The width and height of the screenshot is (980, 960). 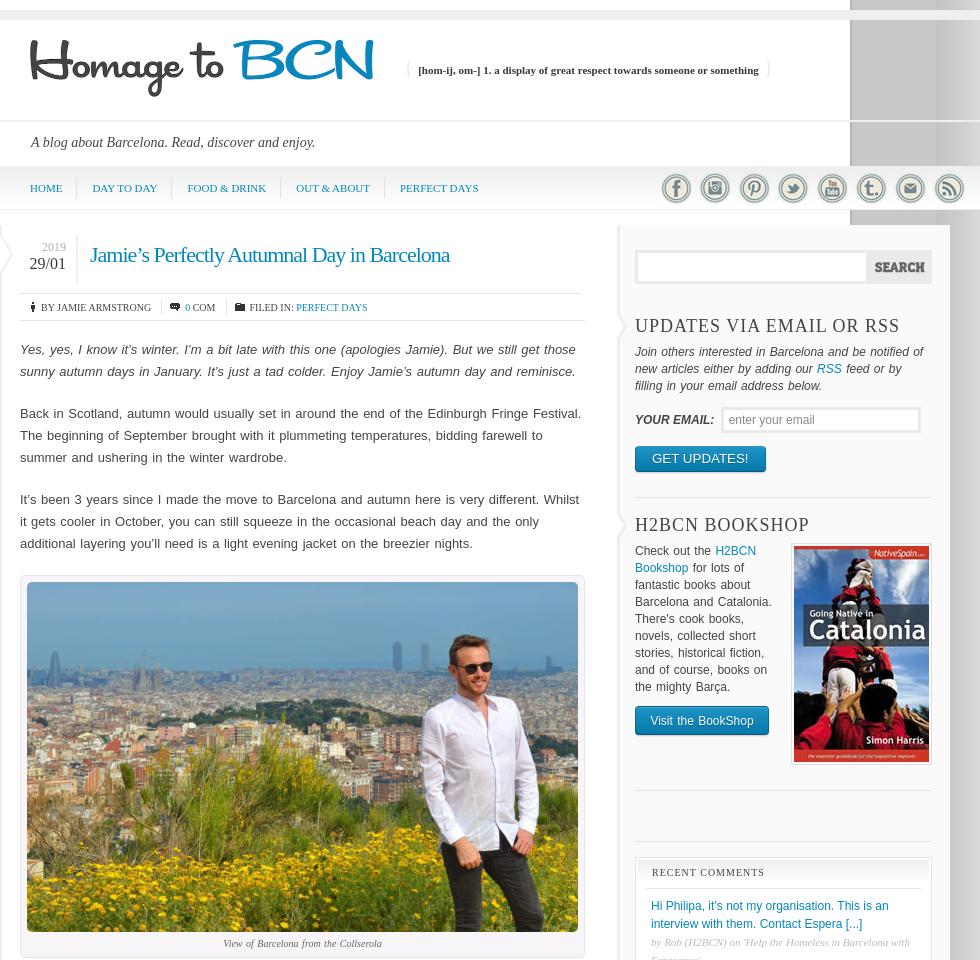 What do you see at coordinates (721, 522) in the screenshot?
I see `'H2BCN BookShop'` at bounding box center [721, 522].